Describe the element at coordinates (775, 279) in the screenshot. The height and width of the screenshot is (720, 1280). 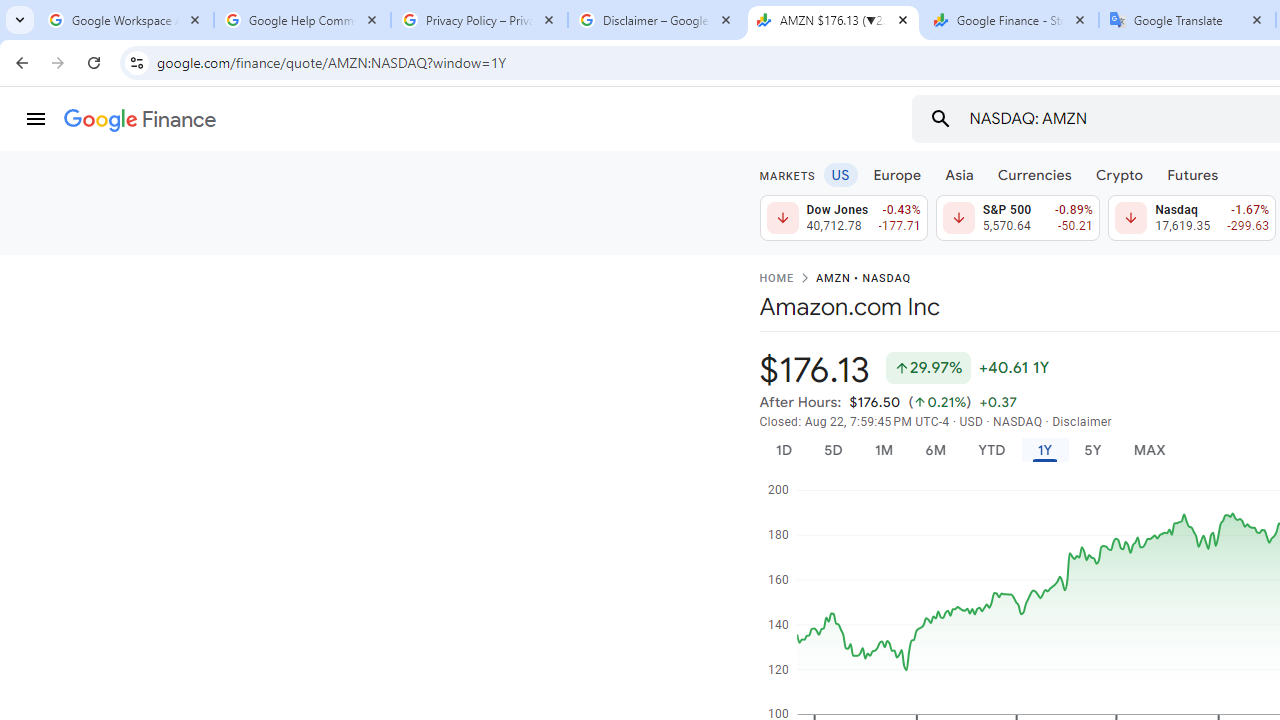
I see `'HOME'` at that location.